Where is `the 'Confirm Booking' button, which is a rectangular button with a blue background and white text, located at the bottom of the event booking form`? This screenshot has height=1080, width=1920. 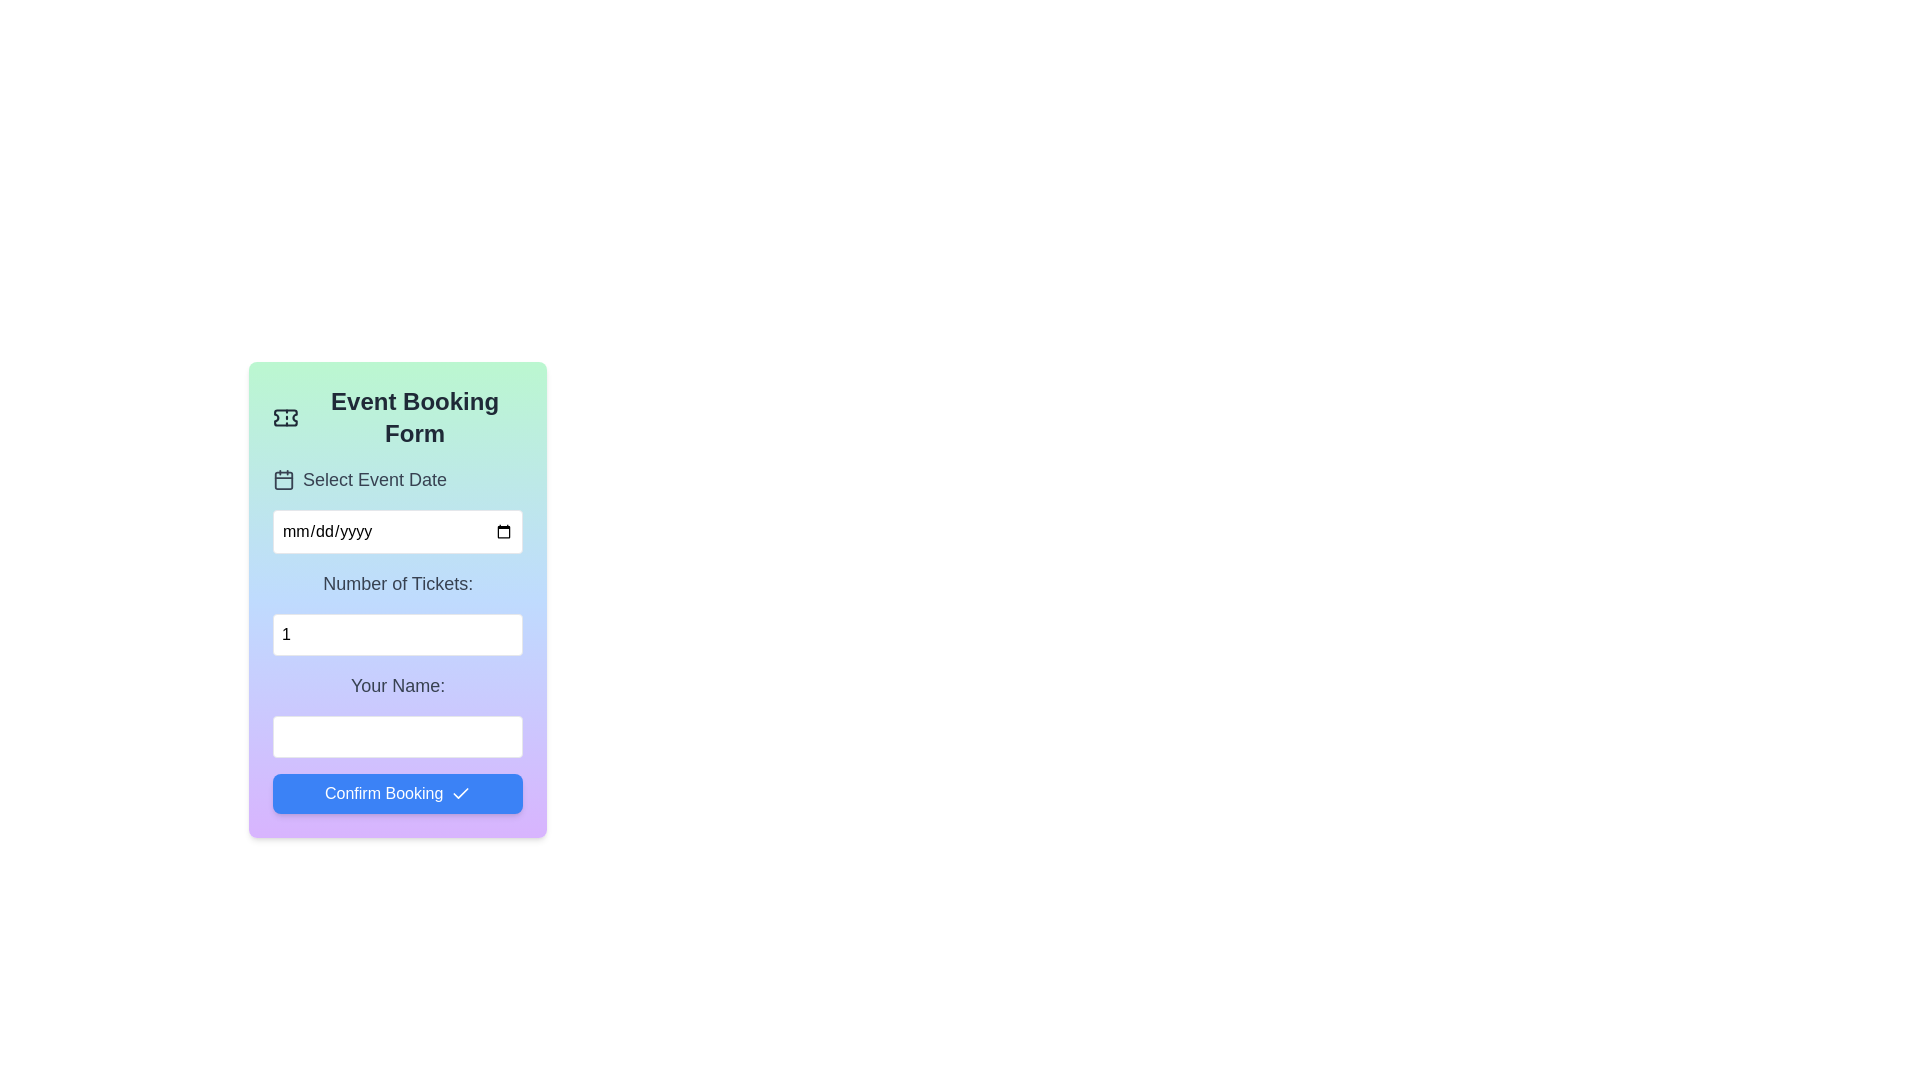
the 'Confirm Booking' button, which is a rectangular button with a blue background and white text, located at the bottom of the event booking form is located at coordinates (398, 793).